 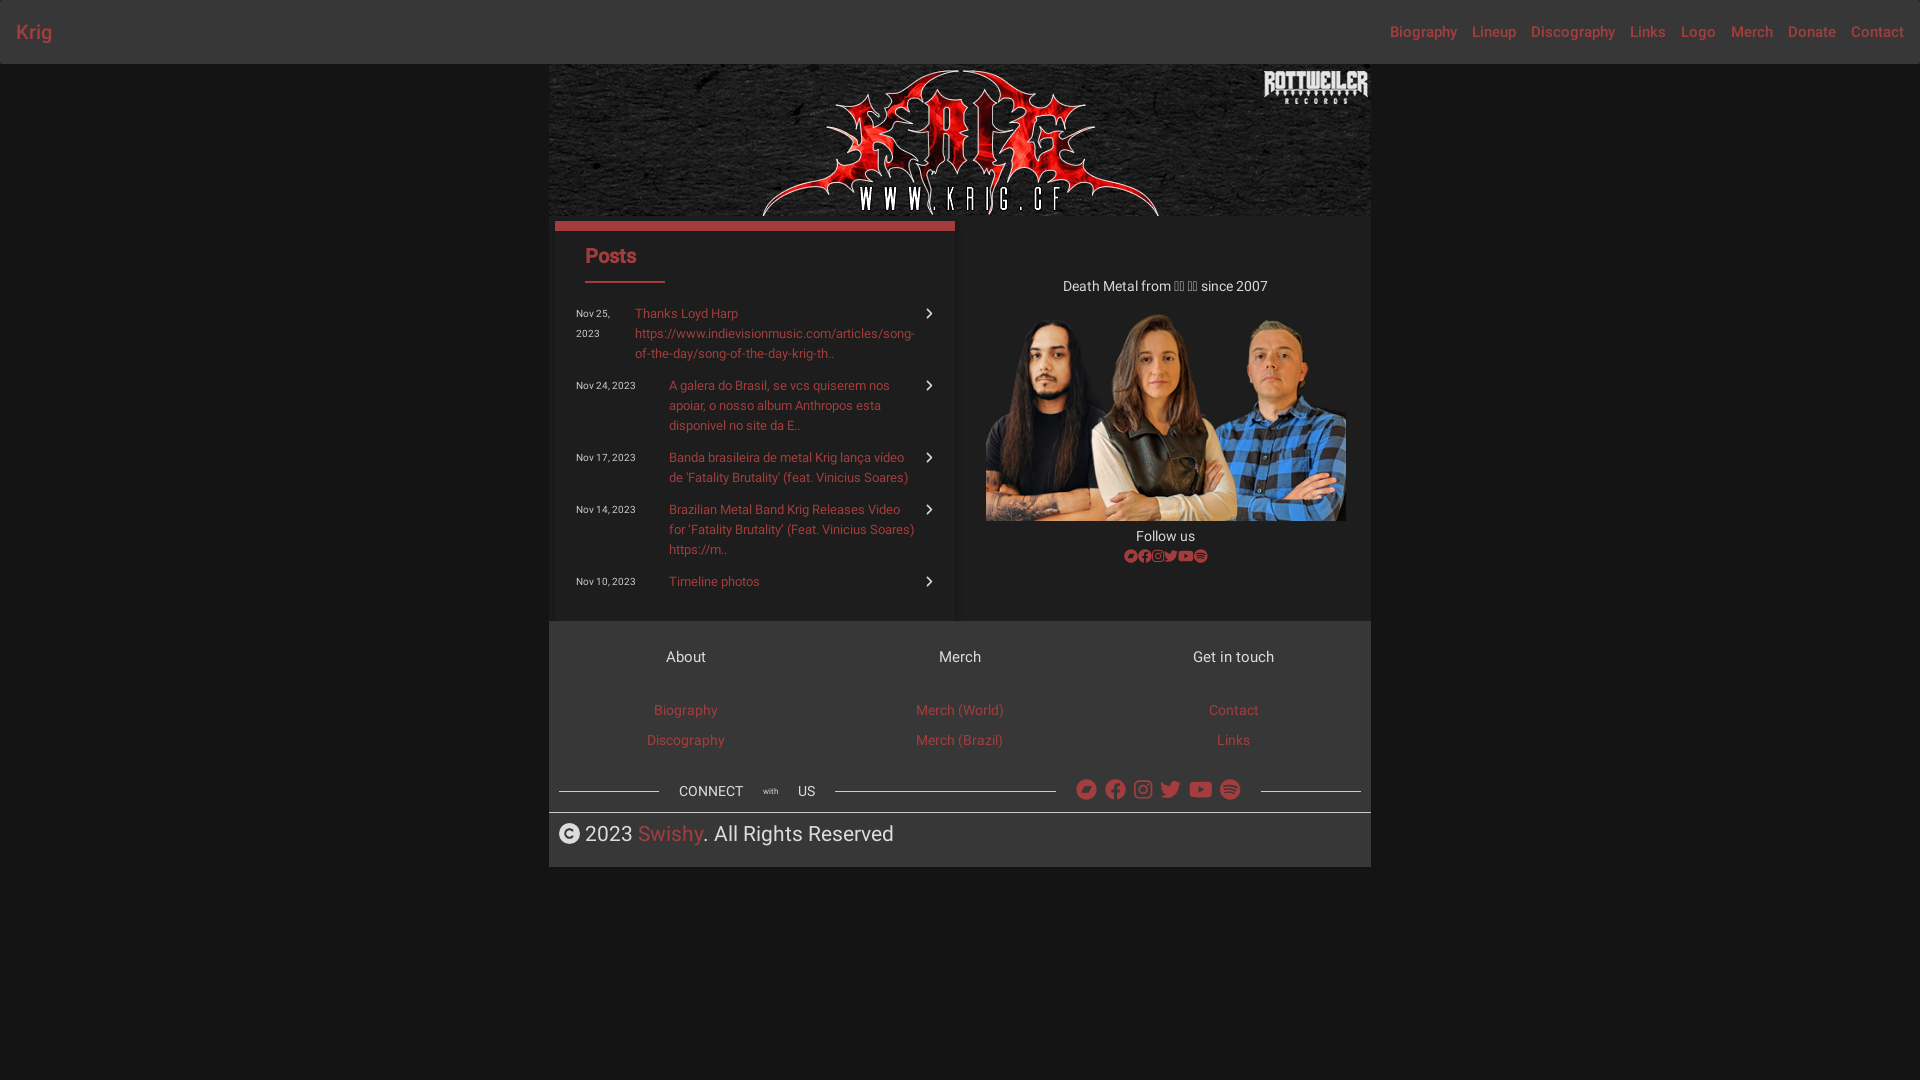 I want to click on 'Facebook', so click(x=1145, y=555).